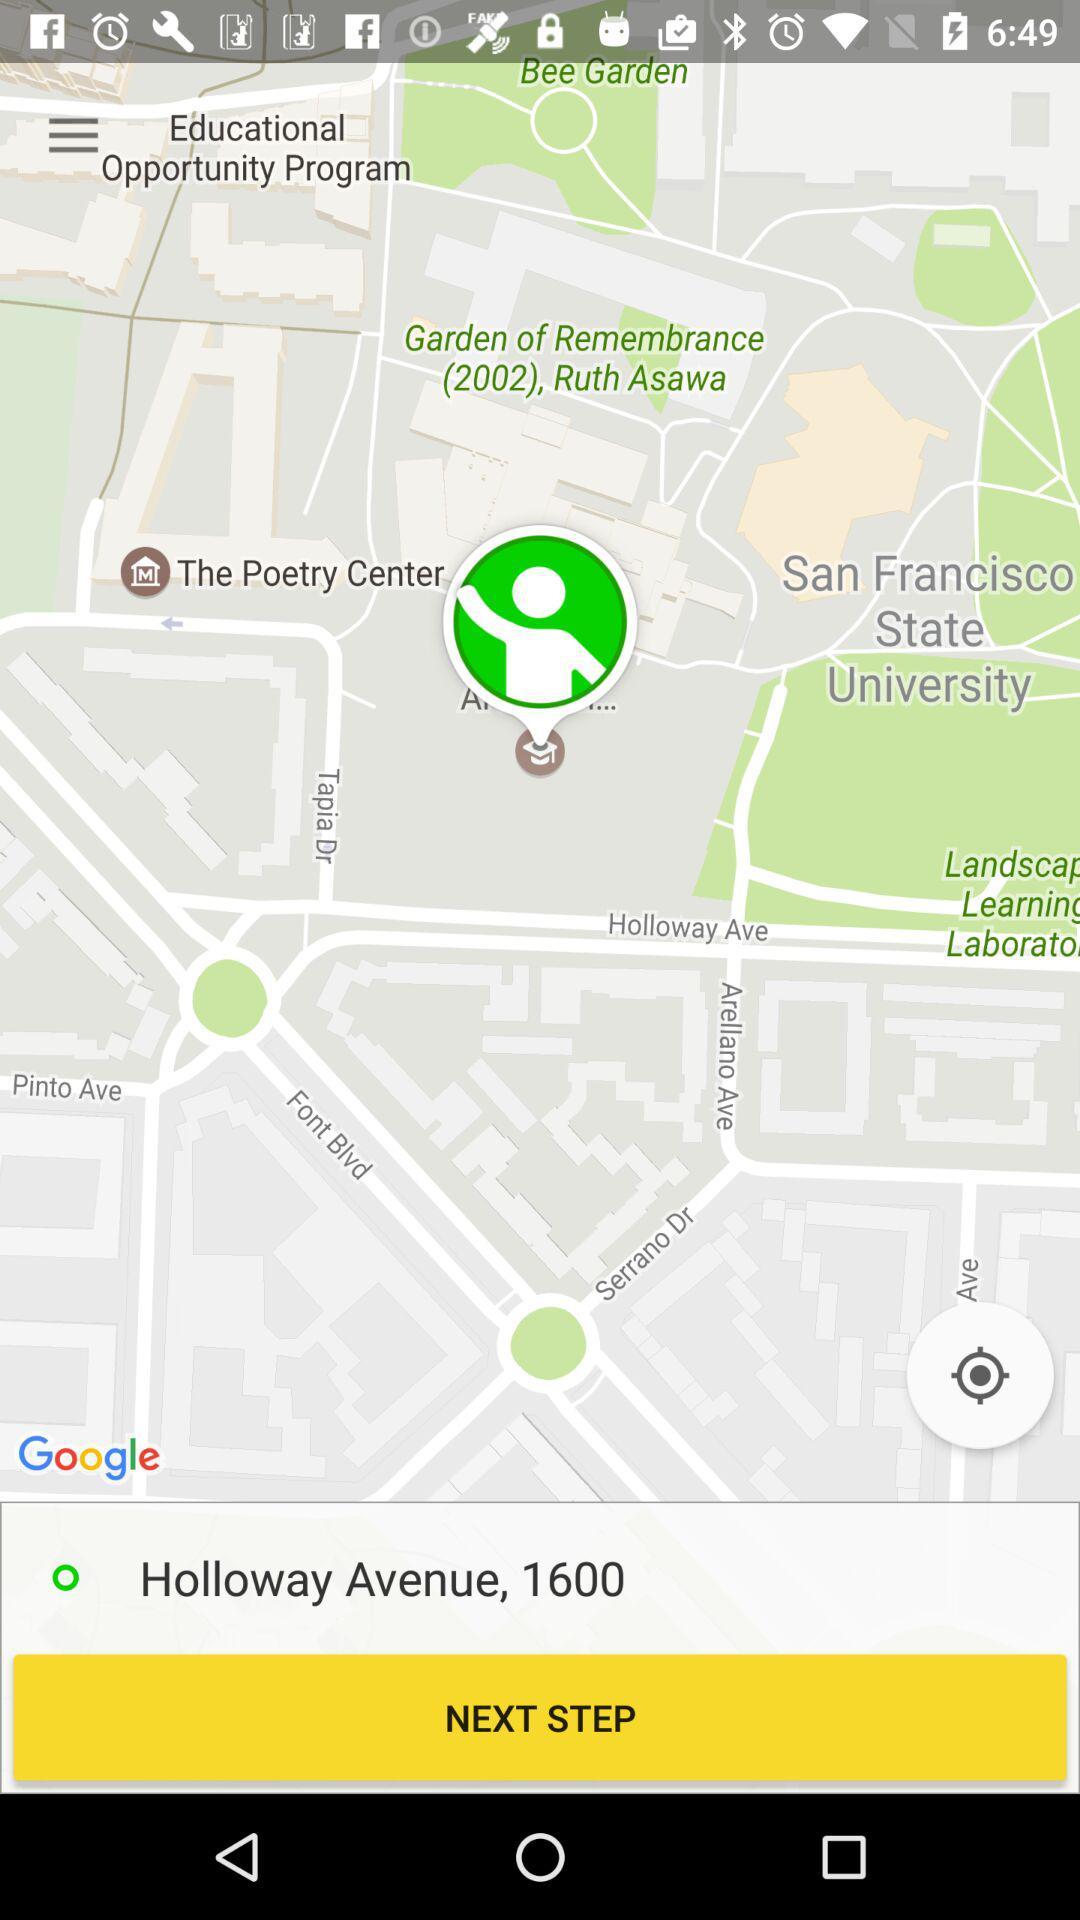 The image size is (1080, 1920). Describe the element at coordinates (72, 135) in the screenshot. I see `item at the top left corner` at that location.